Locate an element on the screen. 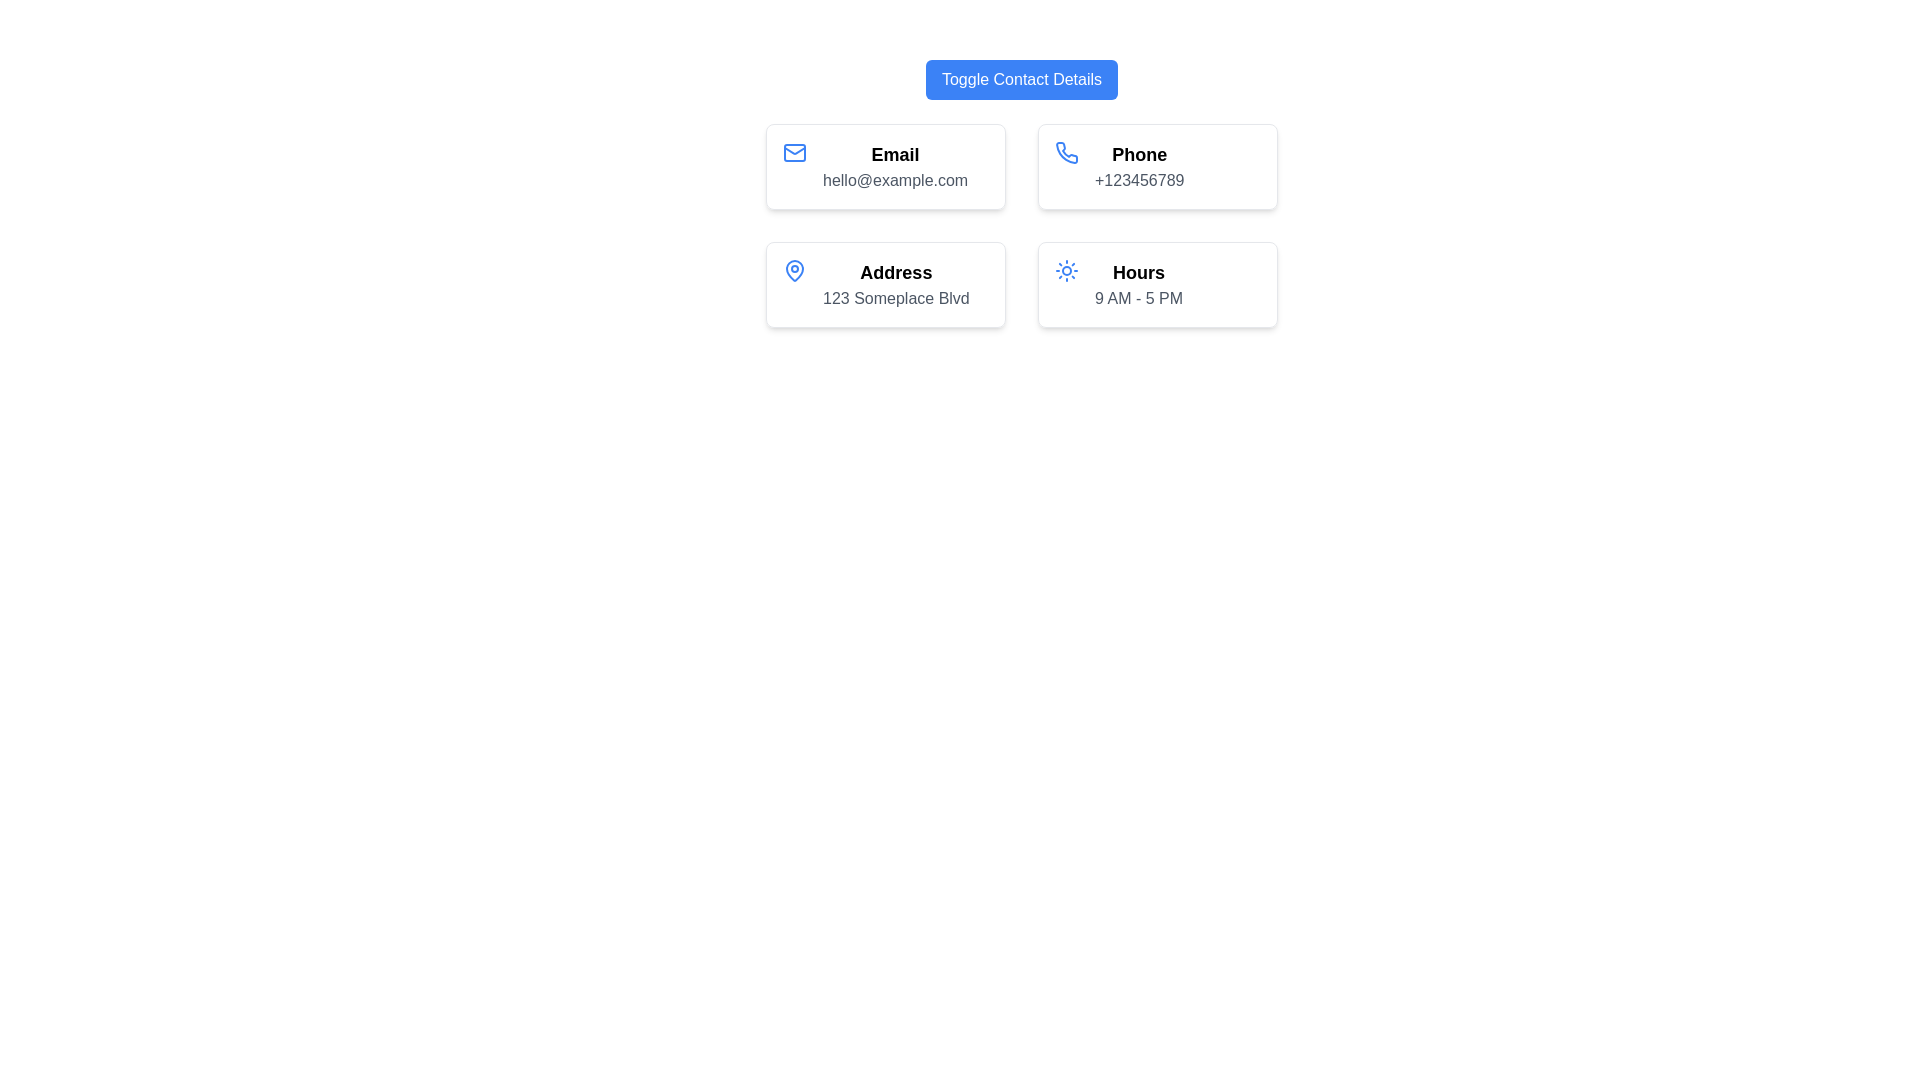  displayed content of the Static Text showing '123 Someplace Blvd', located below the 'Address' label in the lower-left section of the grid is located at coordinates (895, 299).